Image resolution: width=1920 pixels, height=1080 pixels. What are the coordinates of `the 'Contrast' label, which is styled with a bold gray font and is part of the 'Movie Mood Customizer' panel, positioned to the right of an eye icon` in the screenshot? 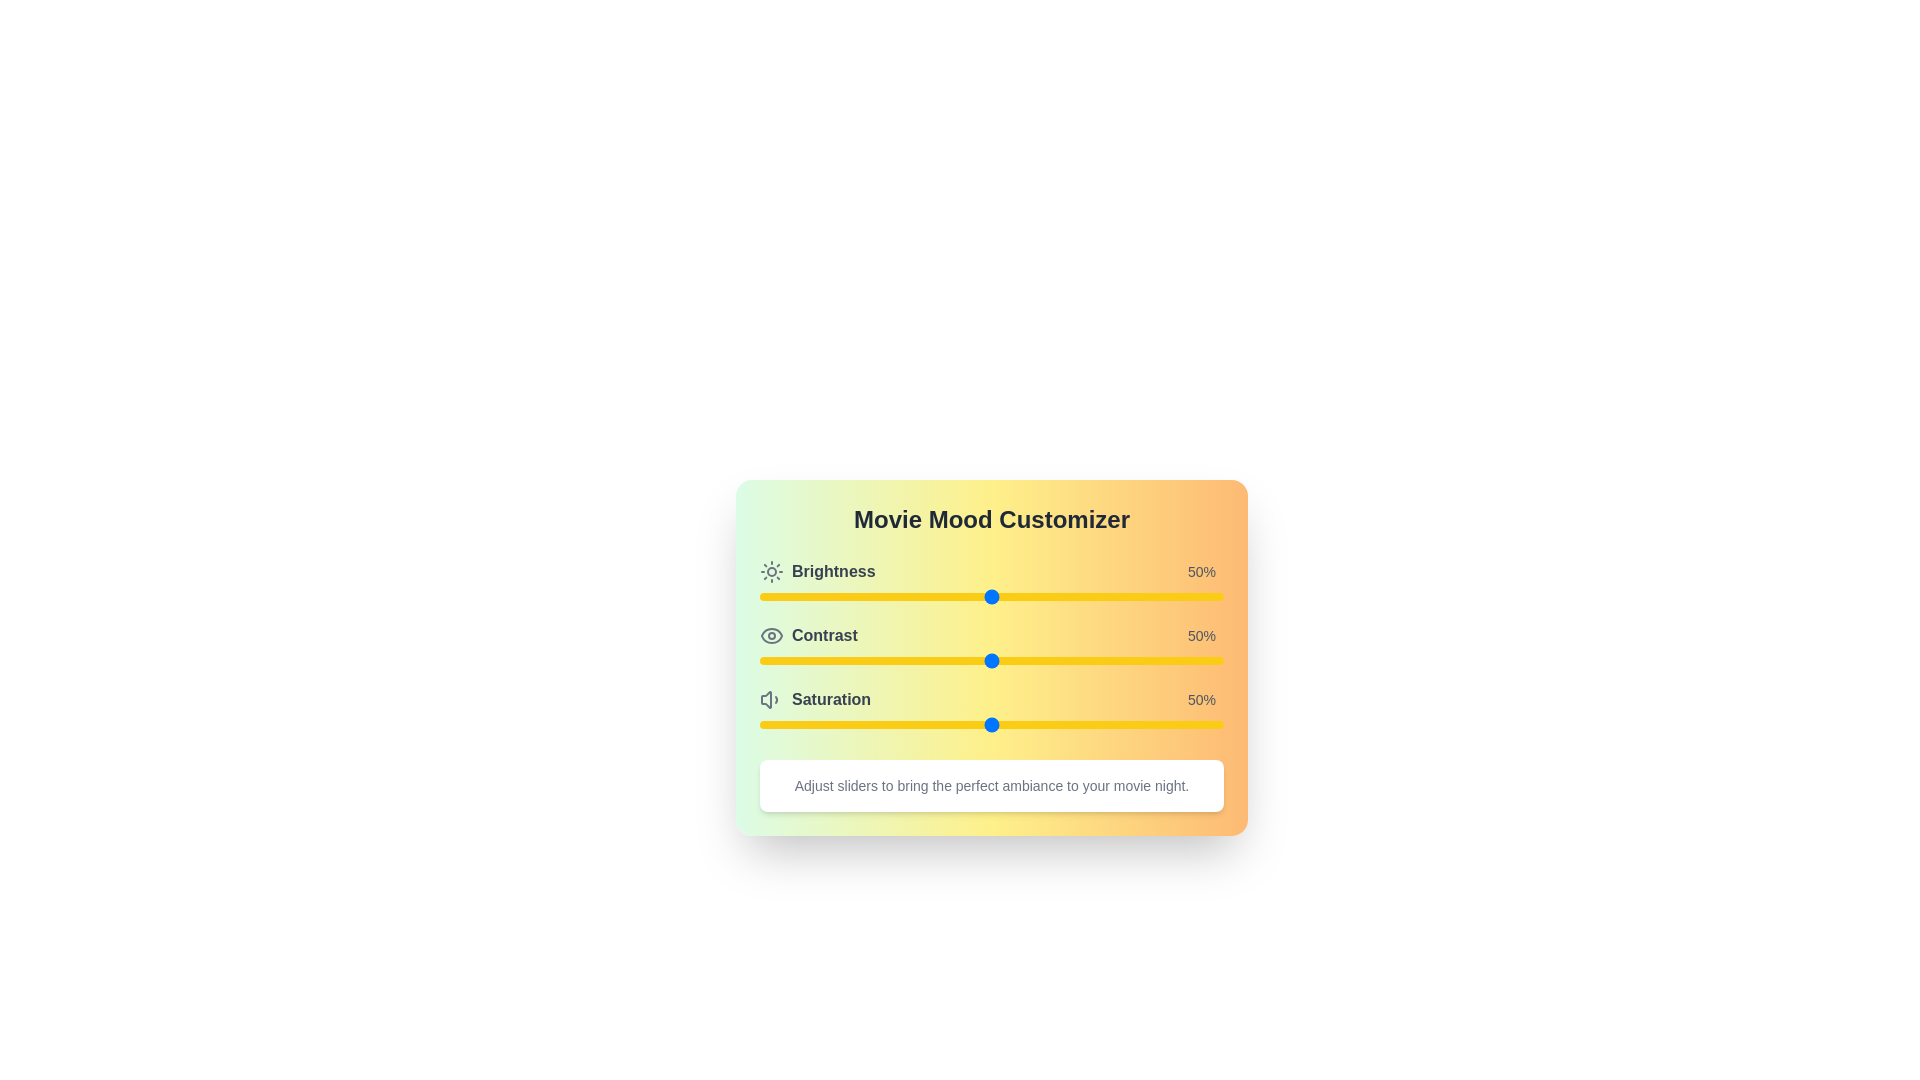 It's located at (824, 636).